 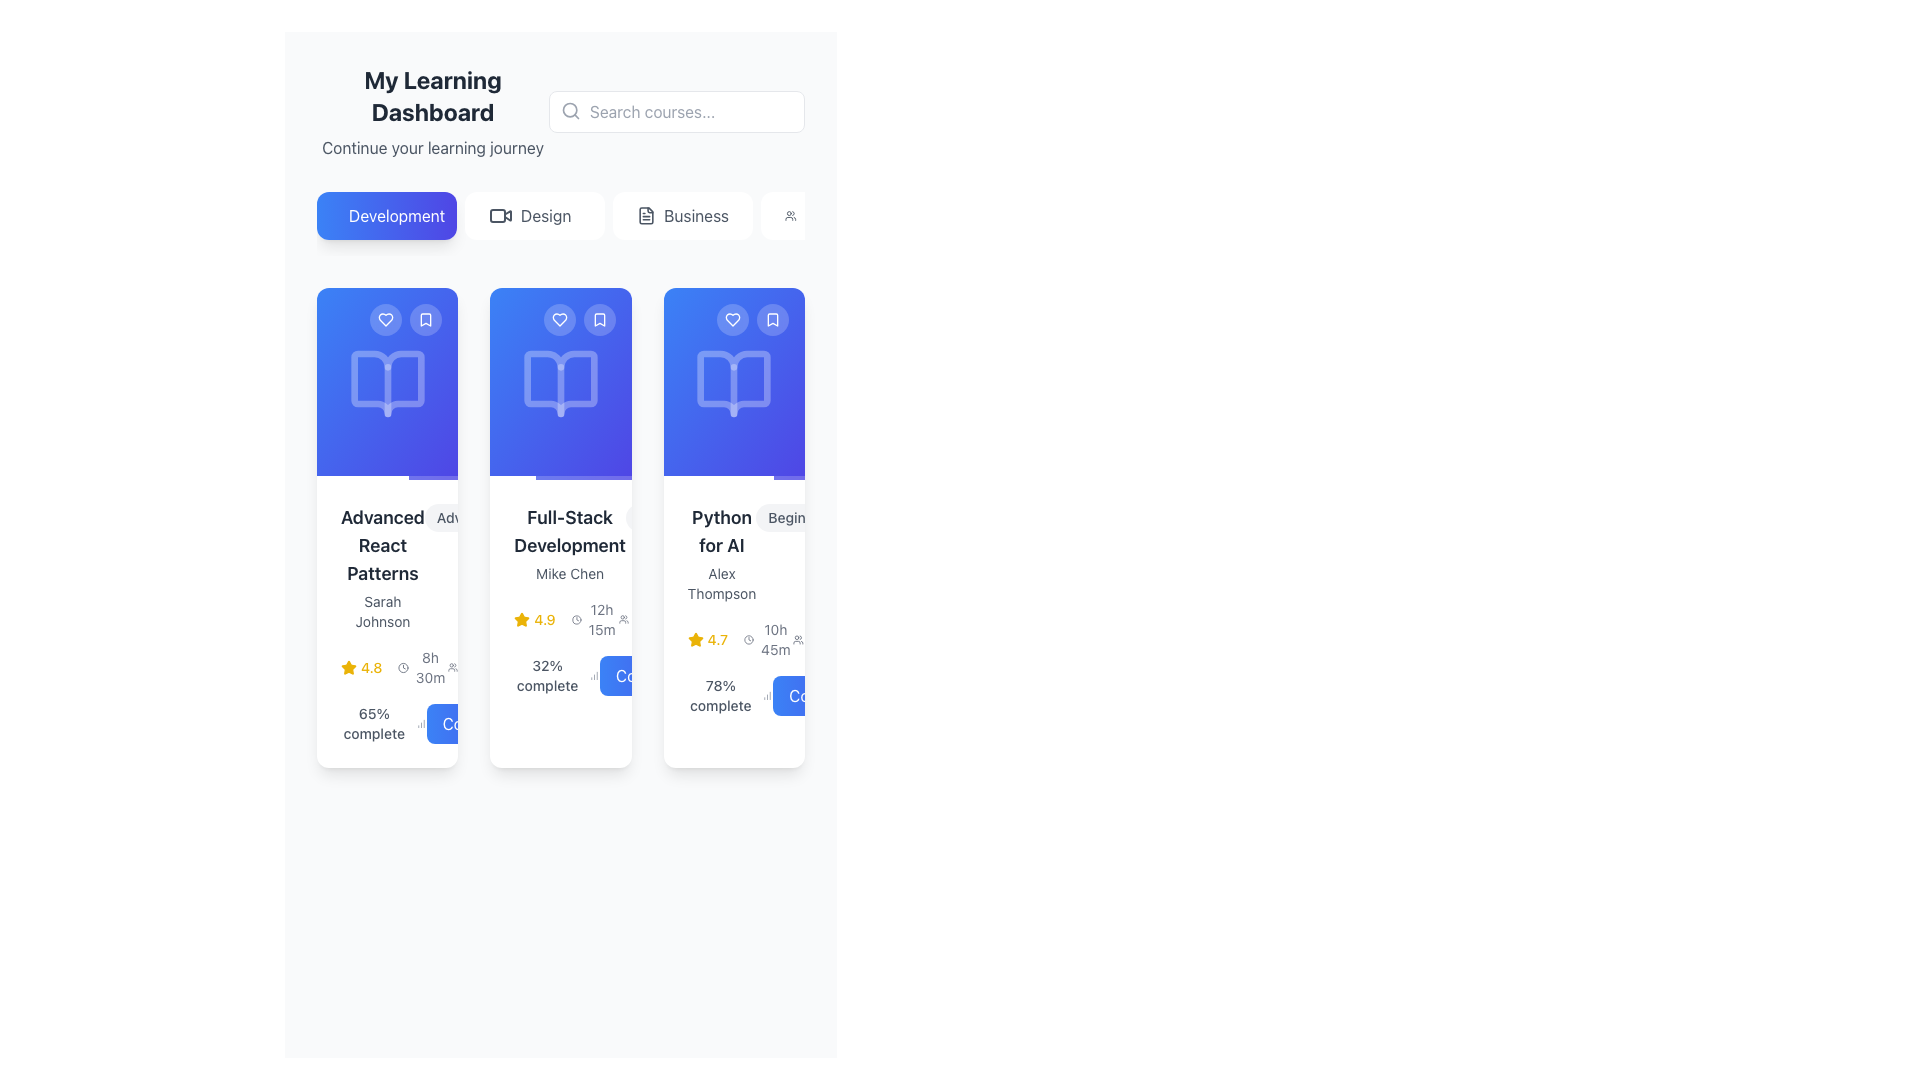 What do you see at coordinates (739, 640) in the screenshot?
I see `the informational display containing a star rating of '4.7' in yellow and a time duration of '10h 45m' in gray, located within the 'Python for AI' card under the 'Development' category` at bounding box center [739, 640].